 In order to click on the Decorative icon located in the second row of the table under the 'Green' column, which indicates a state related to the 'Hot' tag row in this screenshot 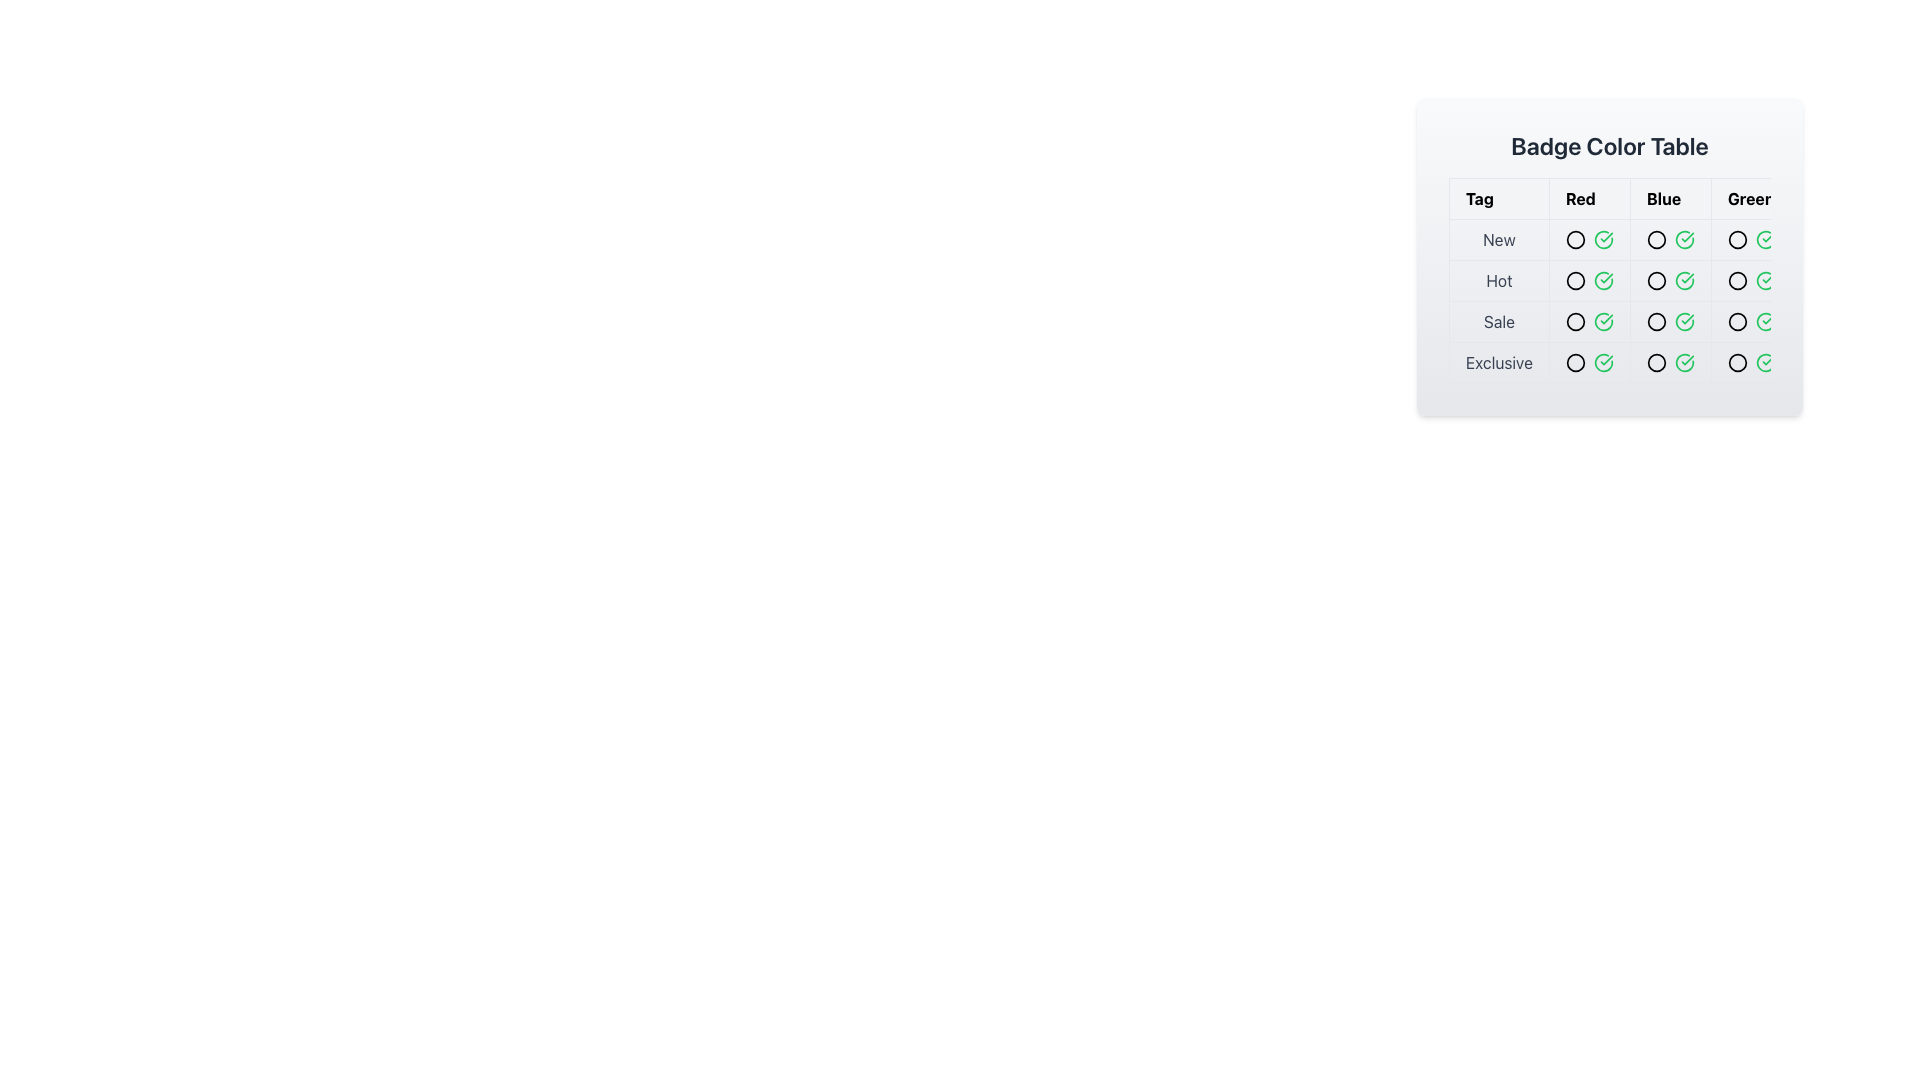, I will do `click(1736, 281)`.